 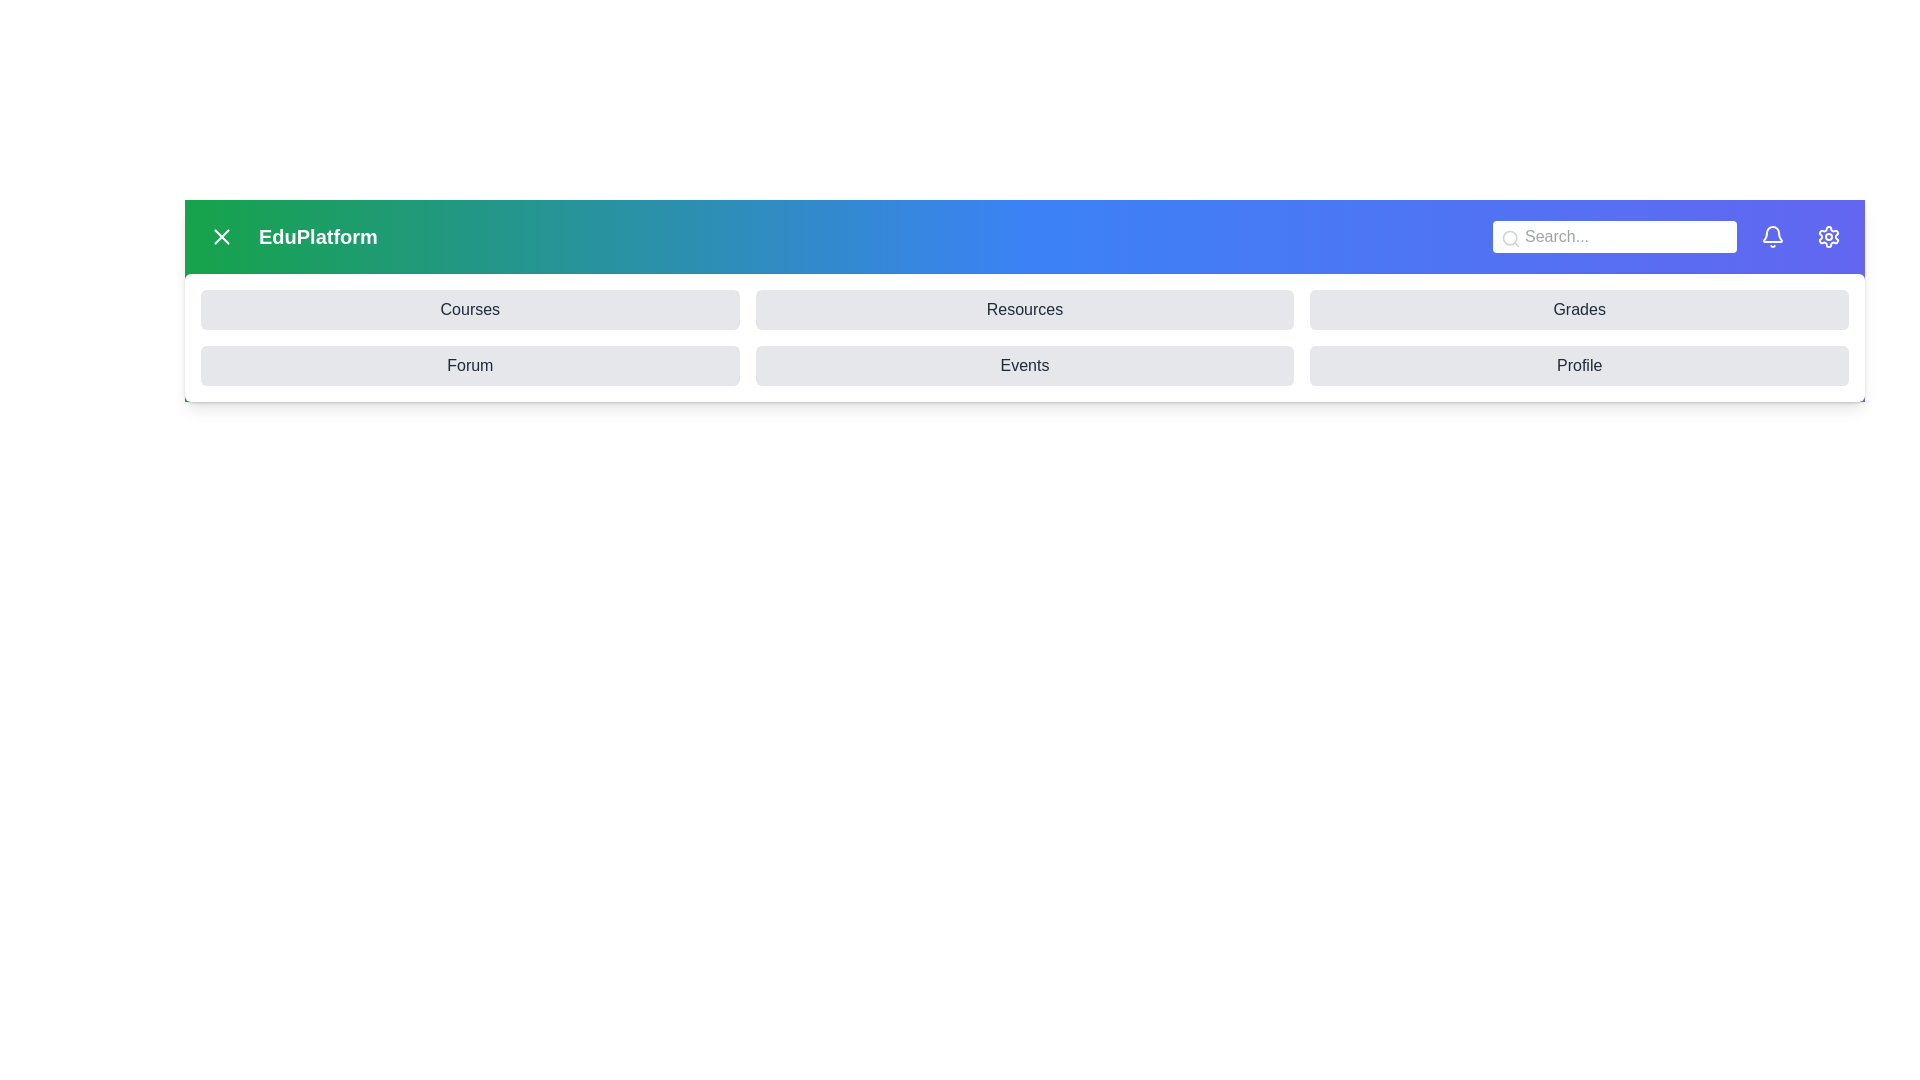 I want to click on the 'Bell' icon to view notifications, so click(x=1772, y=235).